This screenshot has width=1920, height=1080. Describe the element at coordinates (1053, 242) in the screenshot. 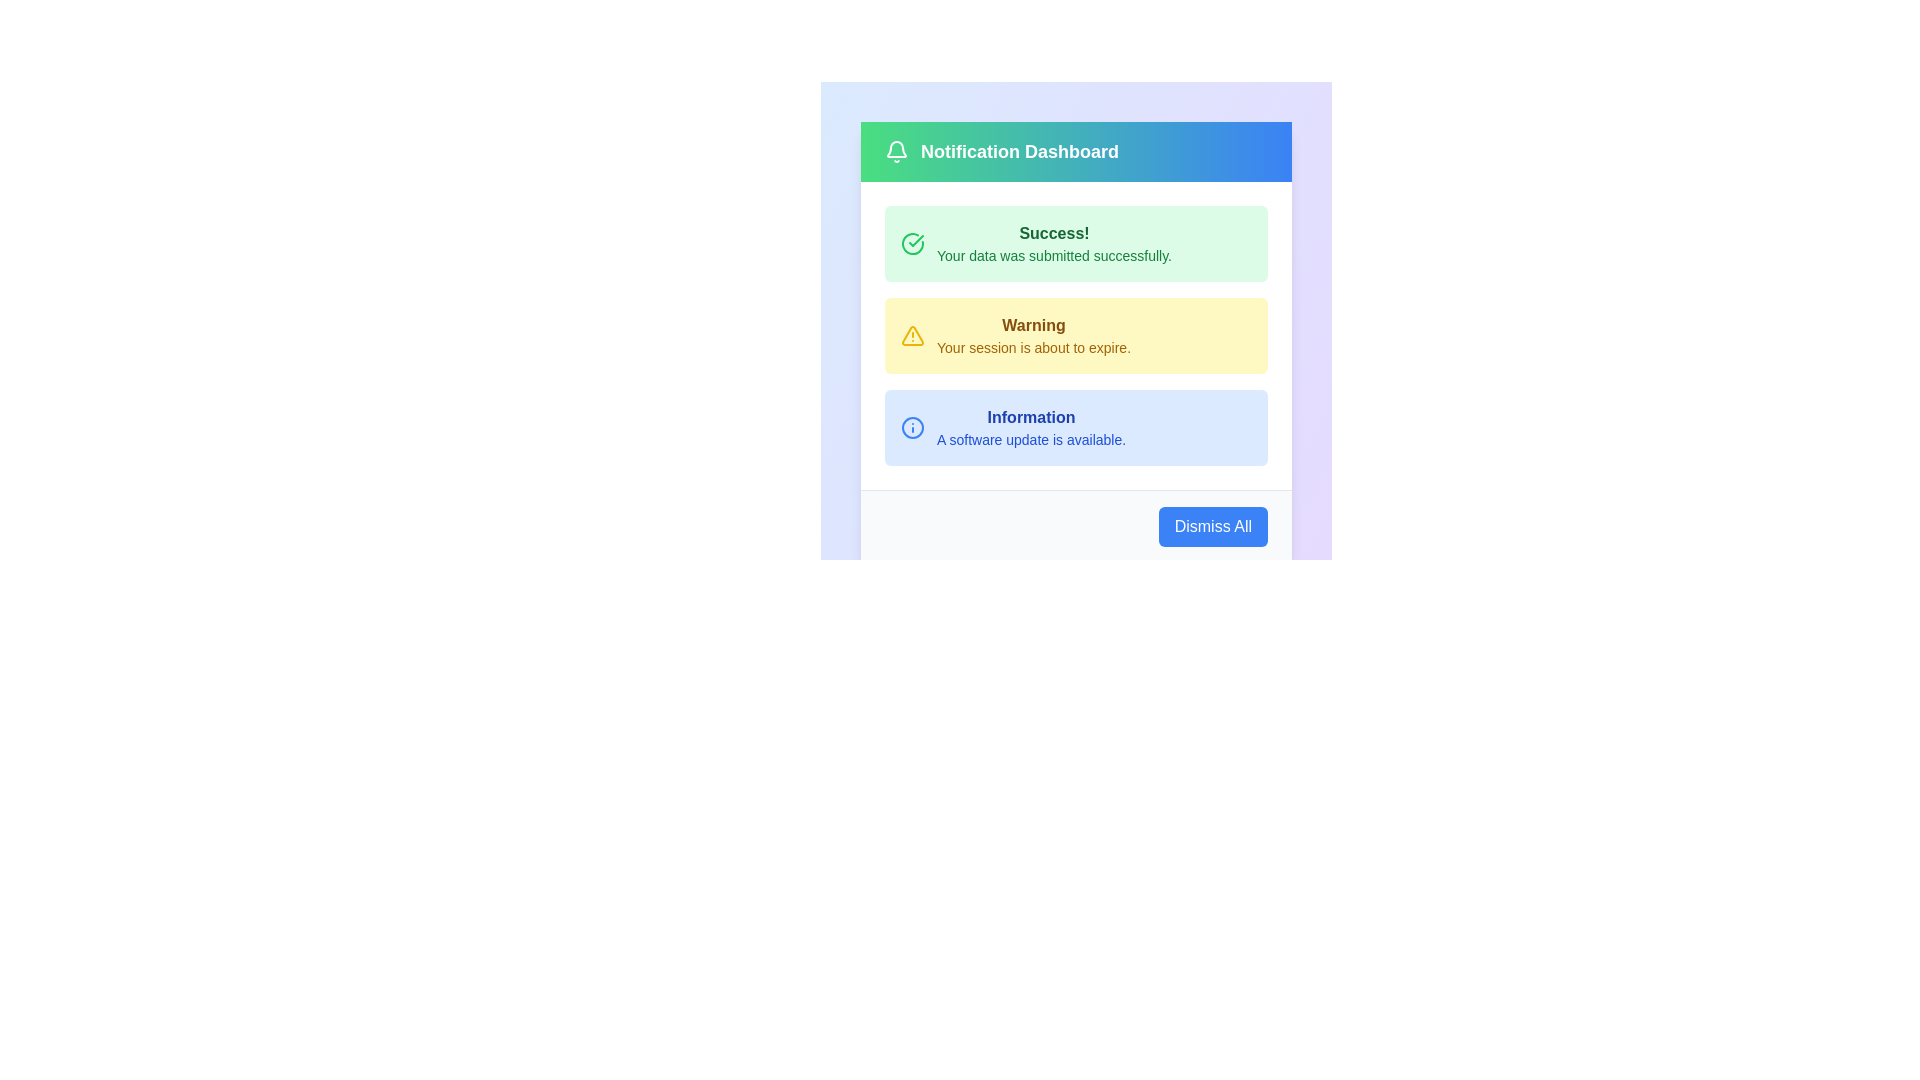

I see `text block displaying the message 'Success! Your data was submitted successfully.' which is styled with a green background and consists of two lines, with the first line 'Success!' in bold` at that location.